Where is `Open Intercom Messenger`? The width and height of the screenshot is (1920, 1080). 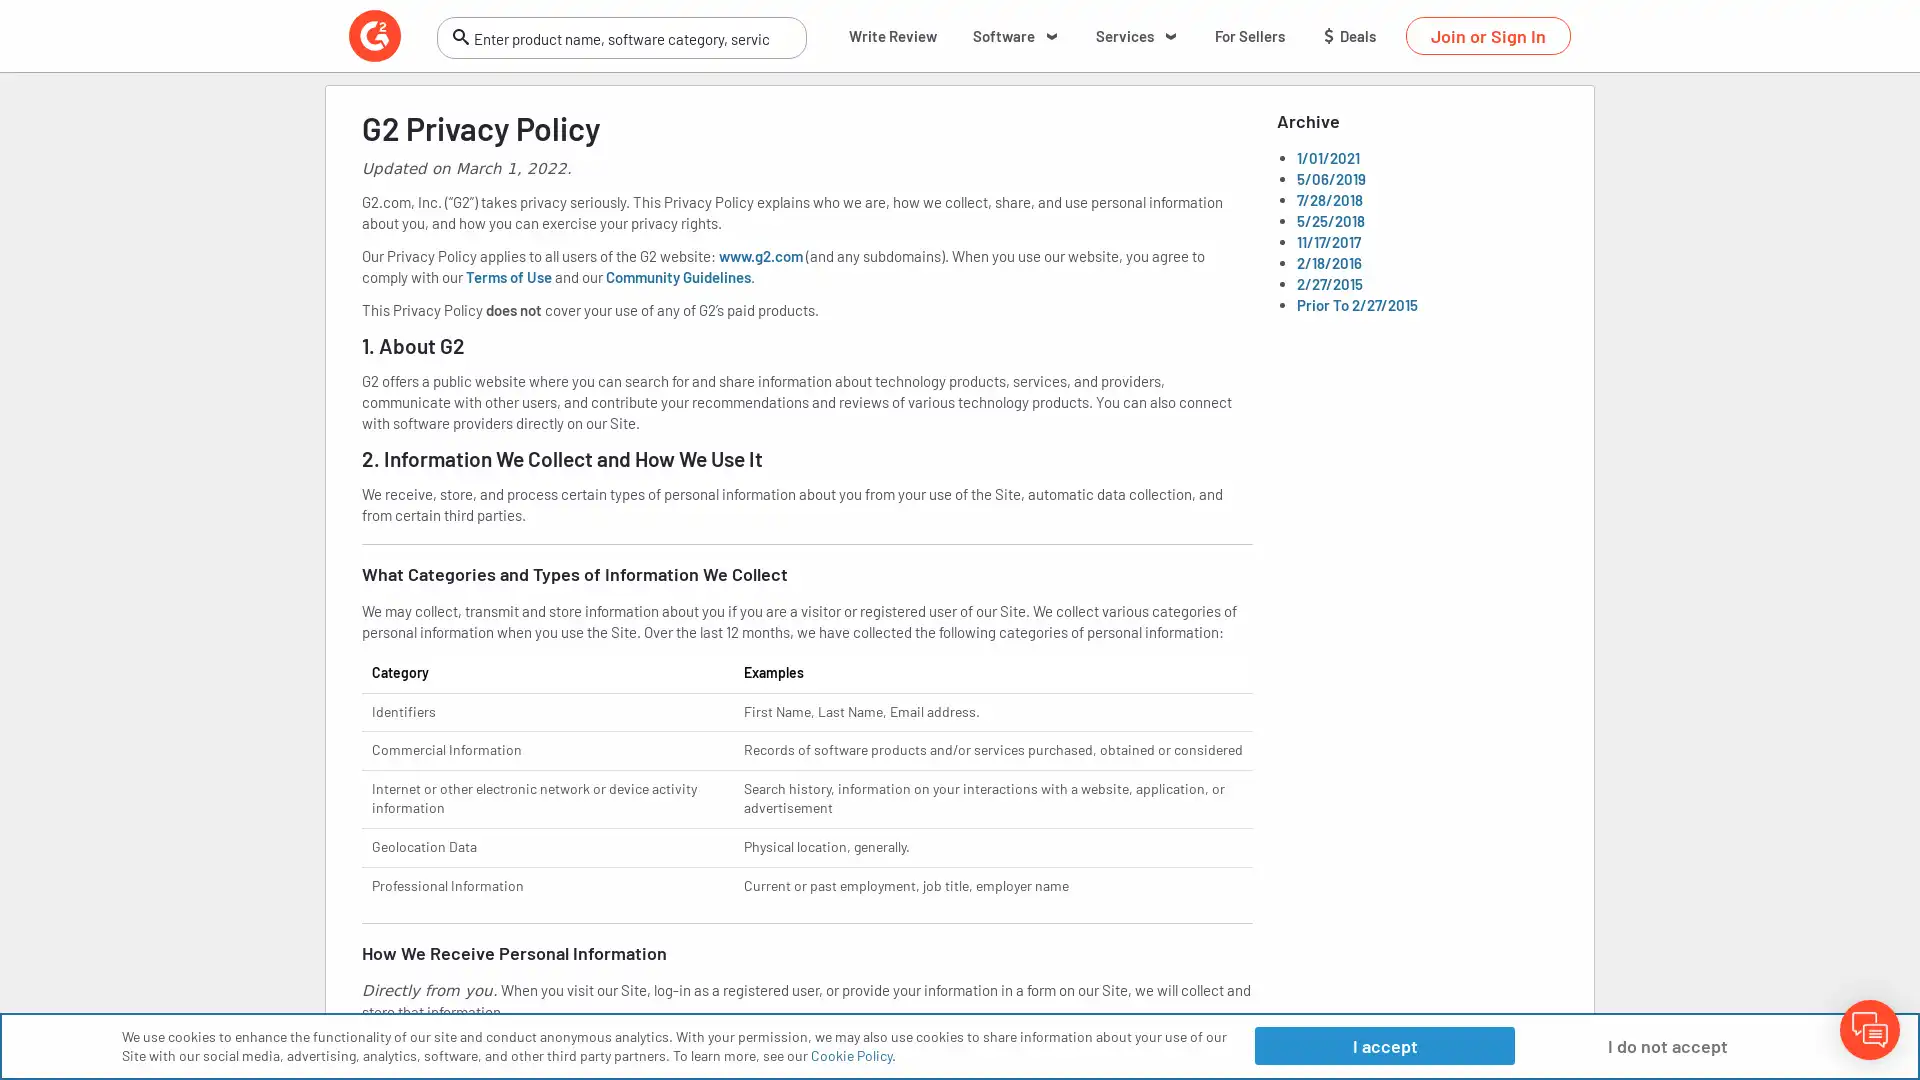
Open Intercom Messenger is located at coordinates (1869, 1029).